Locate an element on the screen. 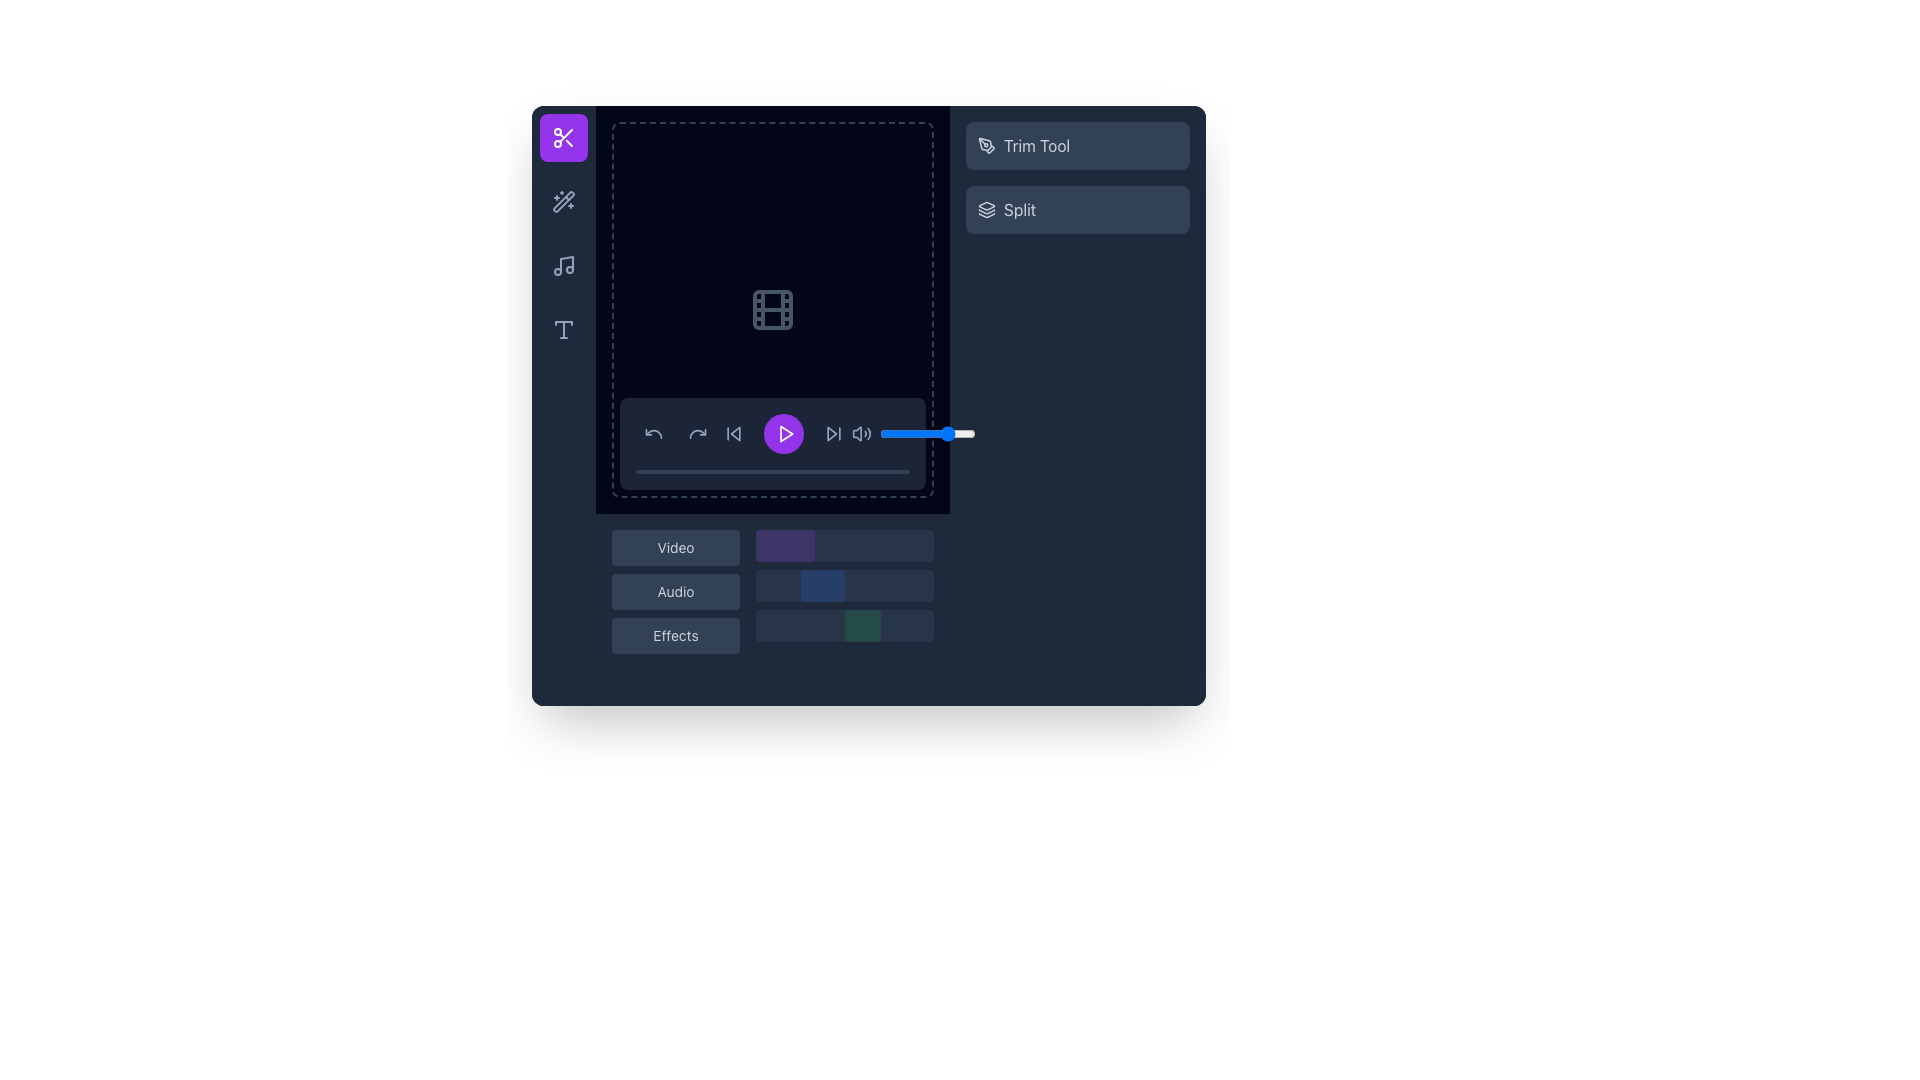 The height and width of the screenshot is (1080, 1920). the 'T' icon button in the left side navigation panel is located at coordinates (563, 329).